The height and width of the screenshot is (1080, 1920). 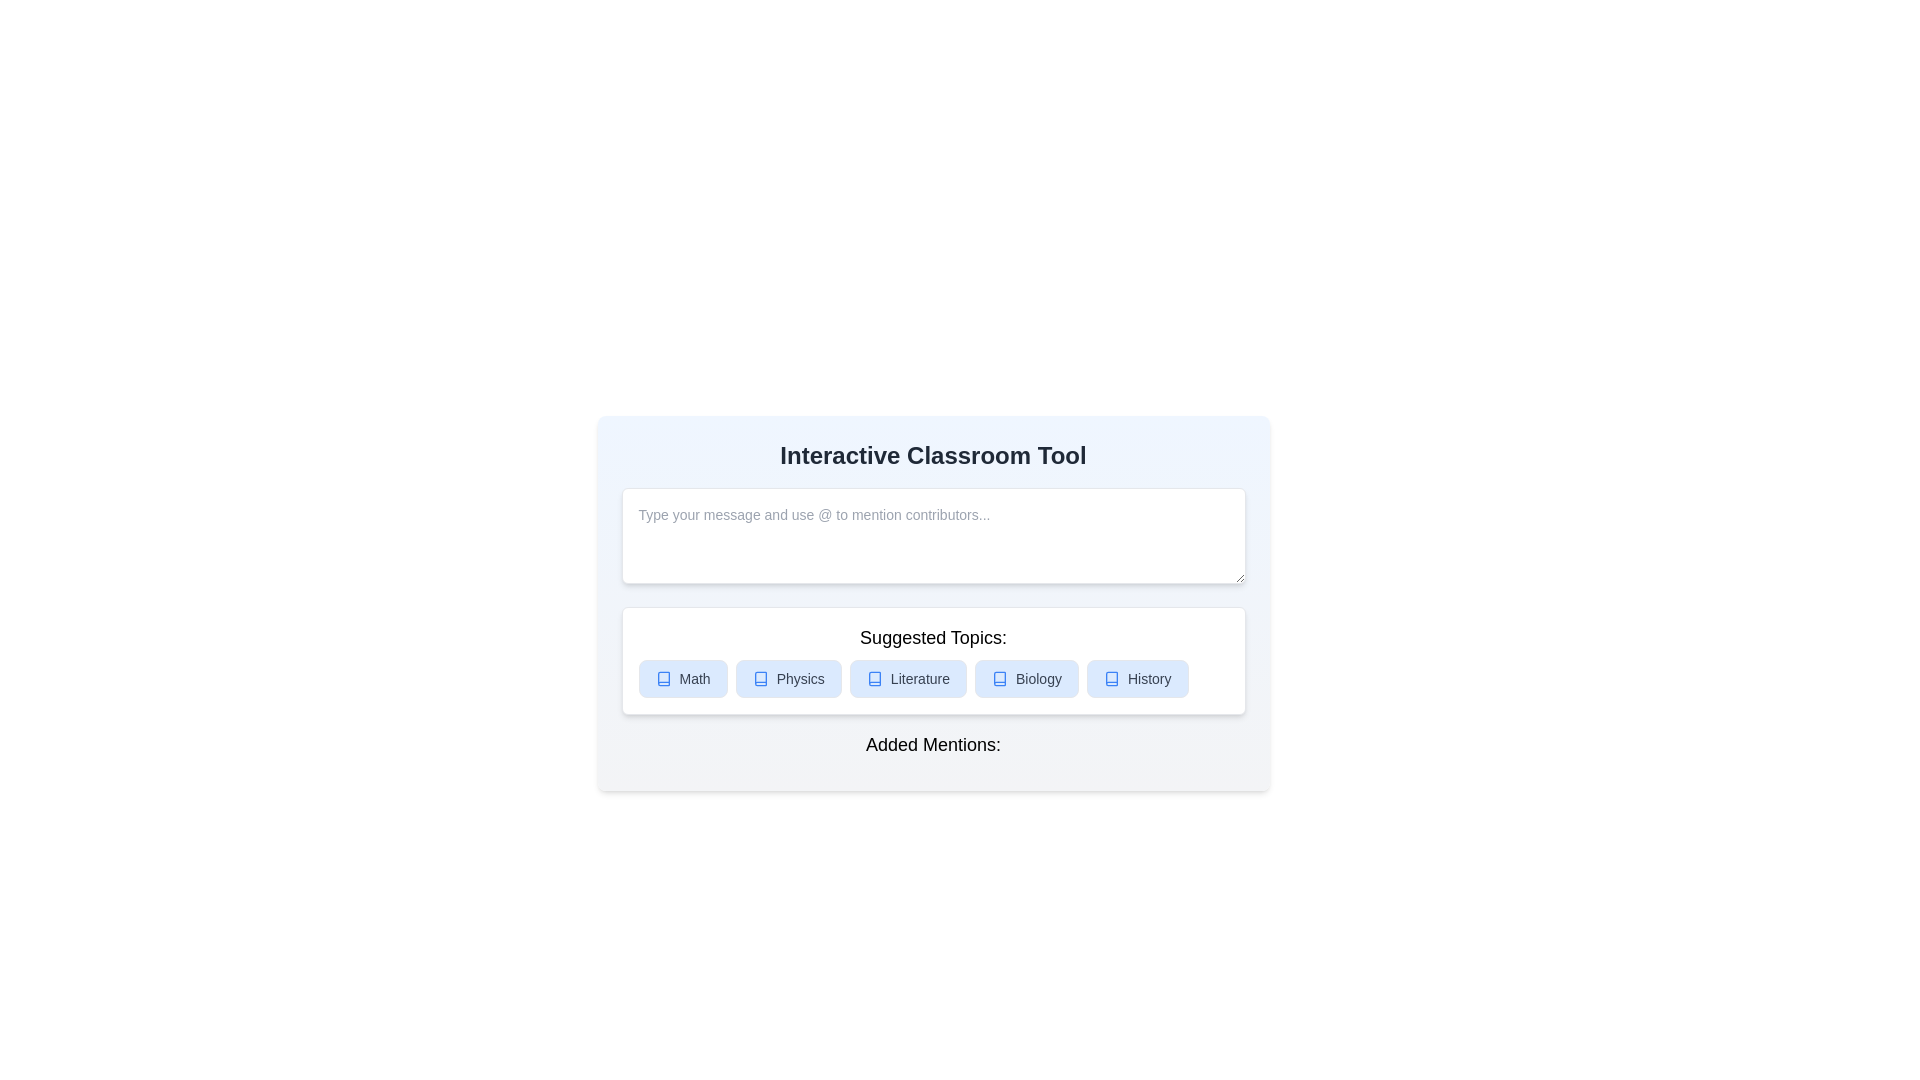 I want to click on the Text Heading element that serves as a title or header for the section, positioned above a text input field, so click(x=932, y=455).